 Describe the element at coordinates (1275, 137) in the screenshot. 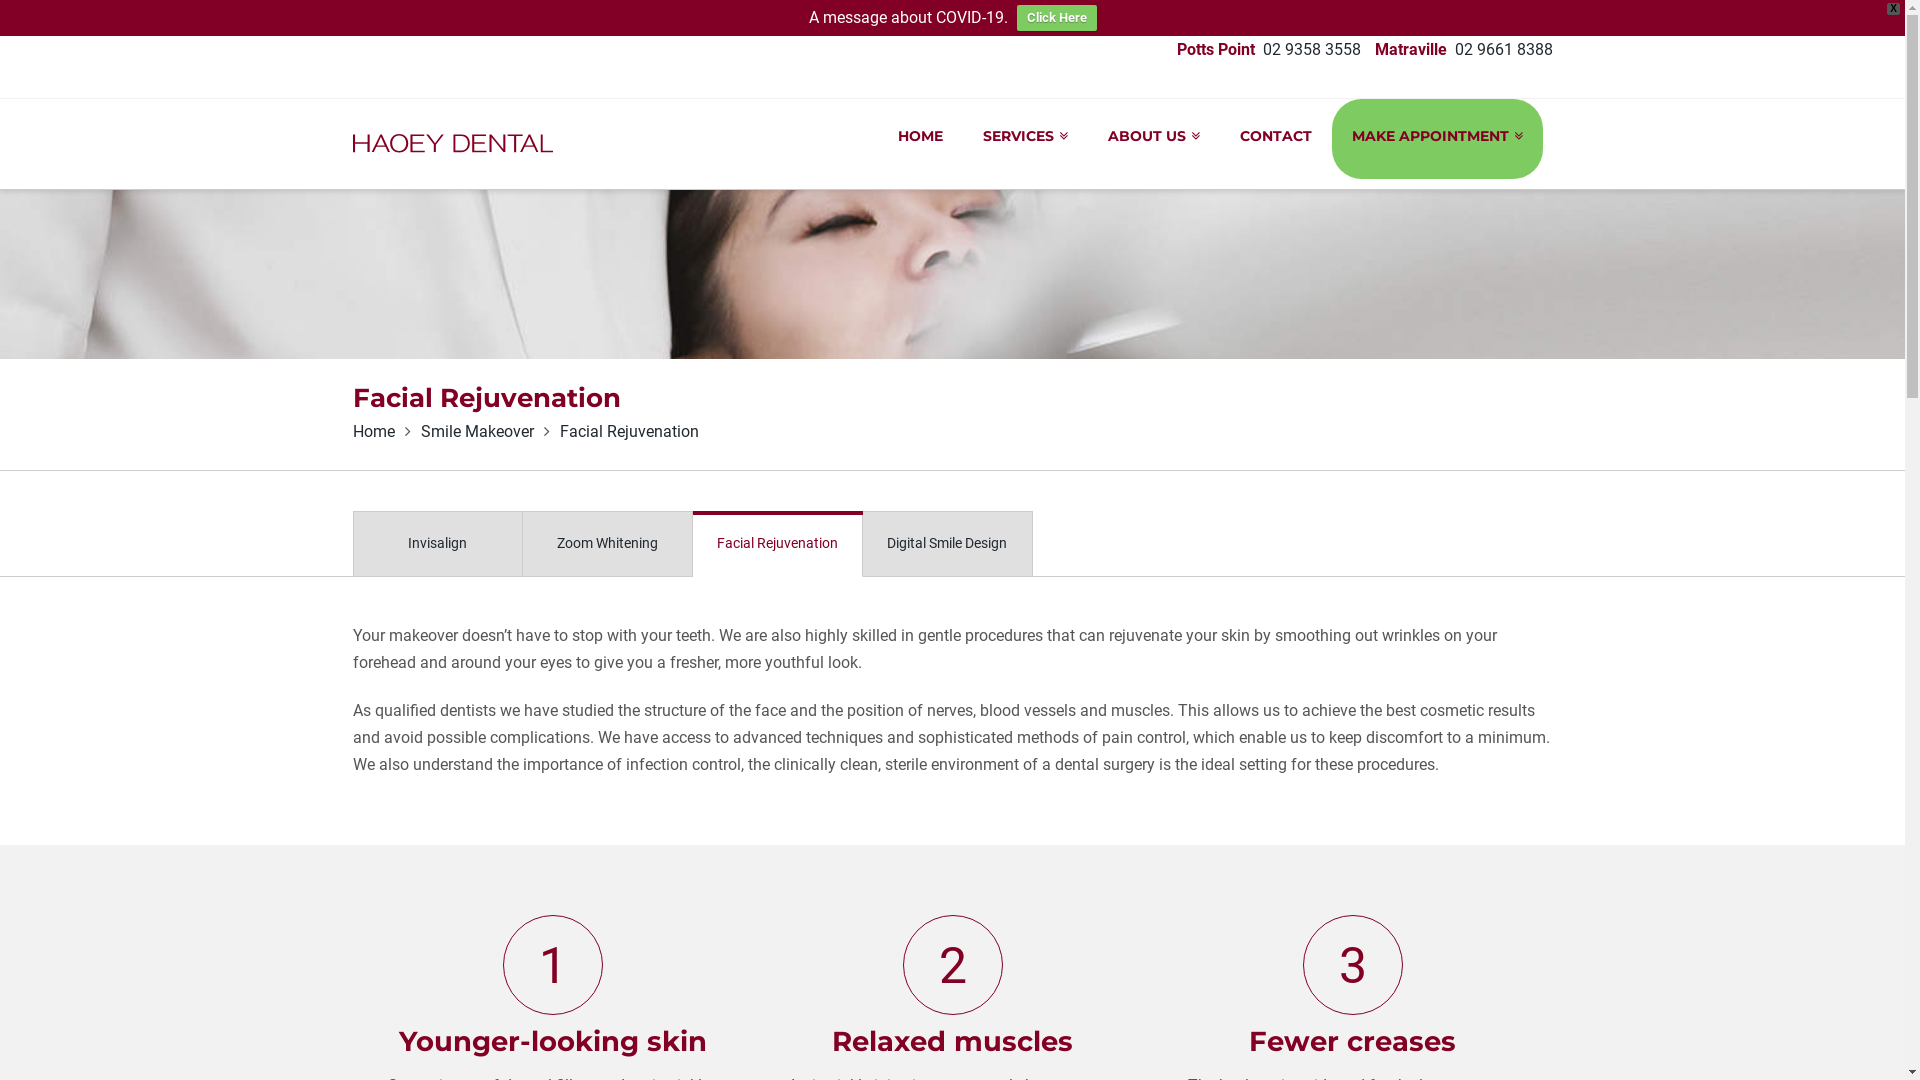

I see `'CONTACT'` at that location.